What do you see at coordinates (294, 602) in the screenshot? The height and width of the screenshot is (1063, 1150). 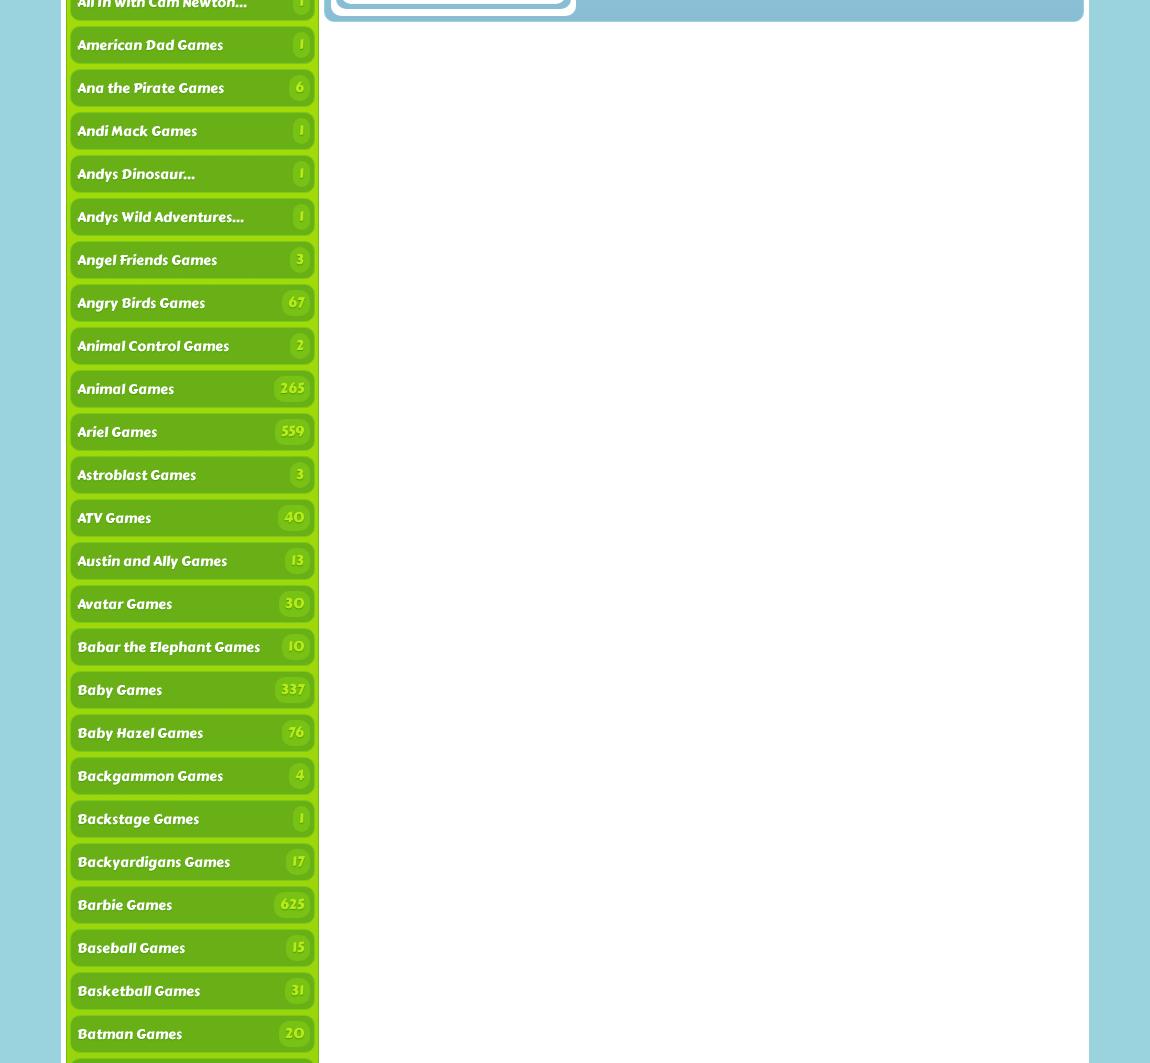 I see `'30'` at bounding box center [294, 602].